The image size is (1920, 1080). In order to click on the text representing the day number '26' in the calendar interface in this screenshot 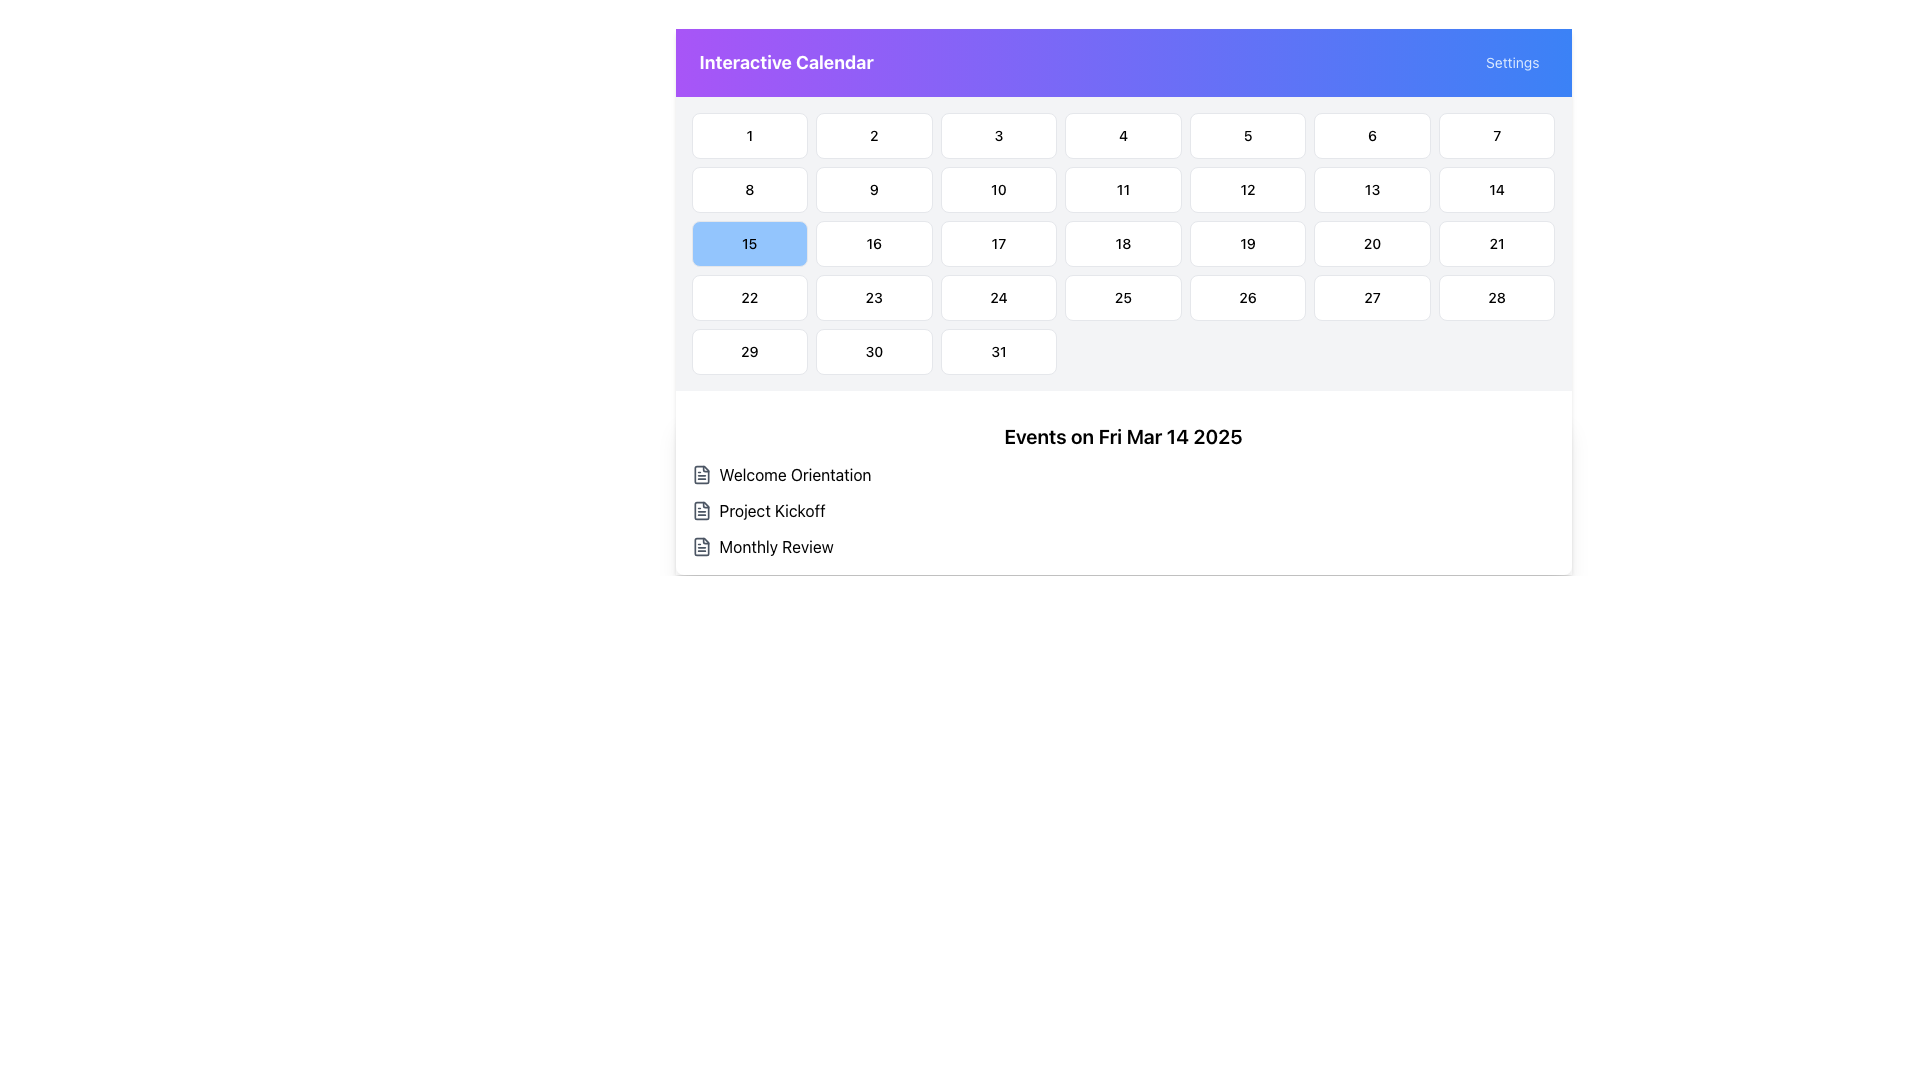, I will do `click(1247, 297)`.